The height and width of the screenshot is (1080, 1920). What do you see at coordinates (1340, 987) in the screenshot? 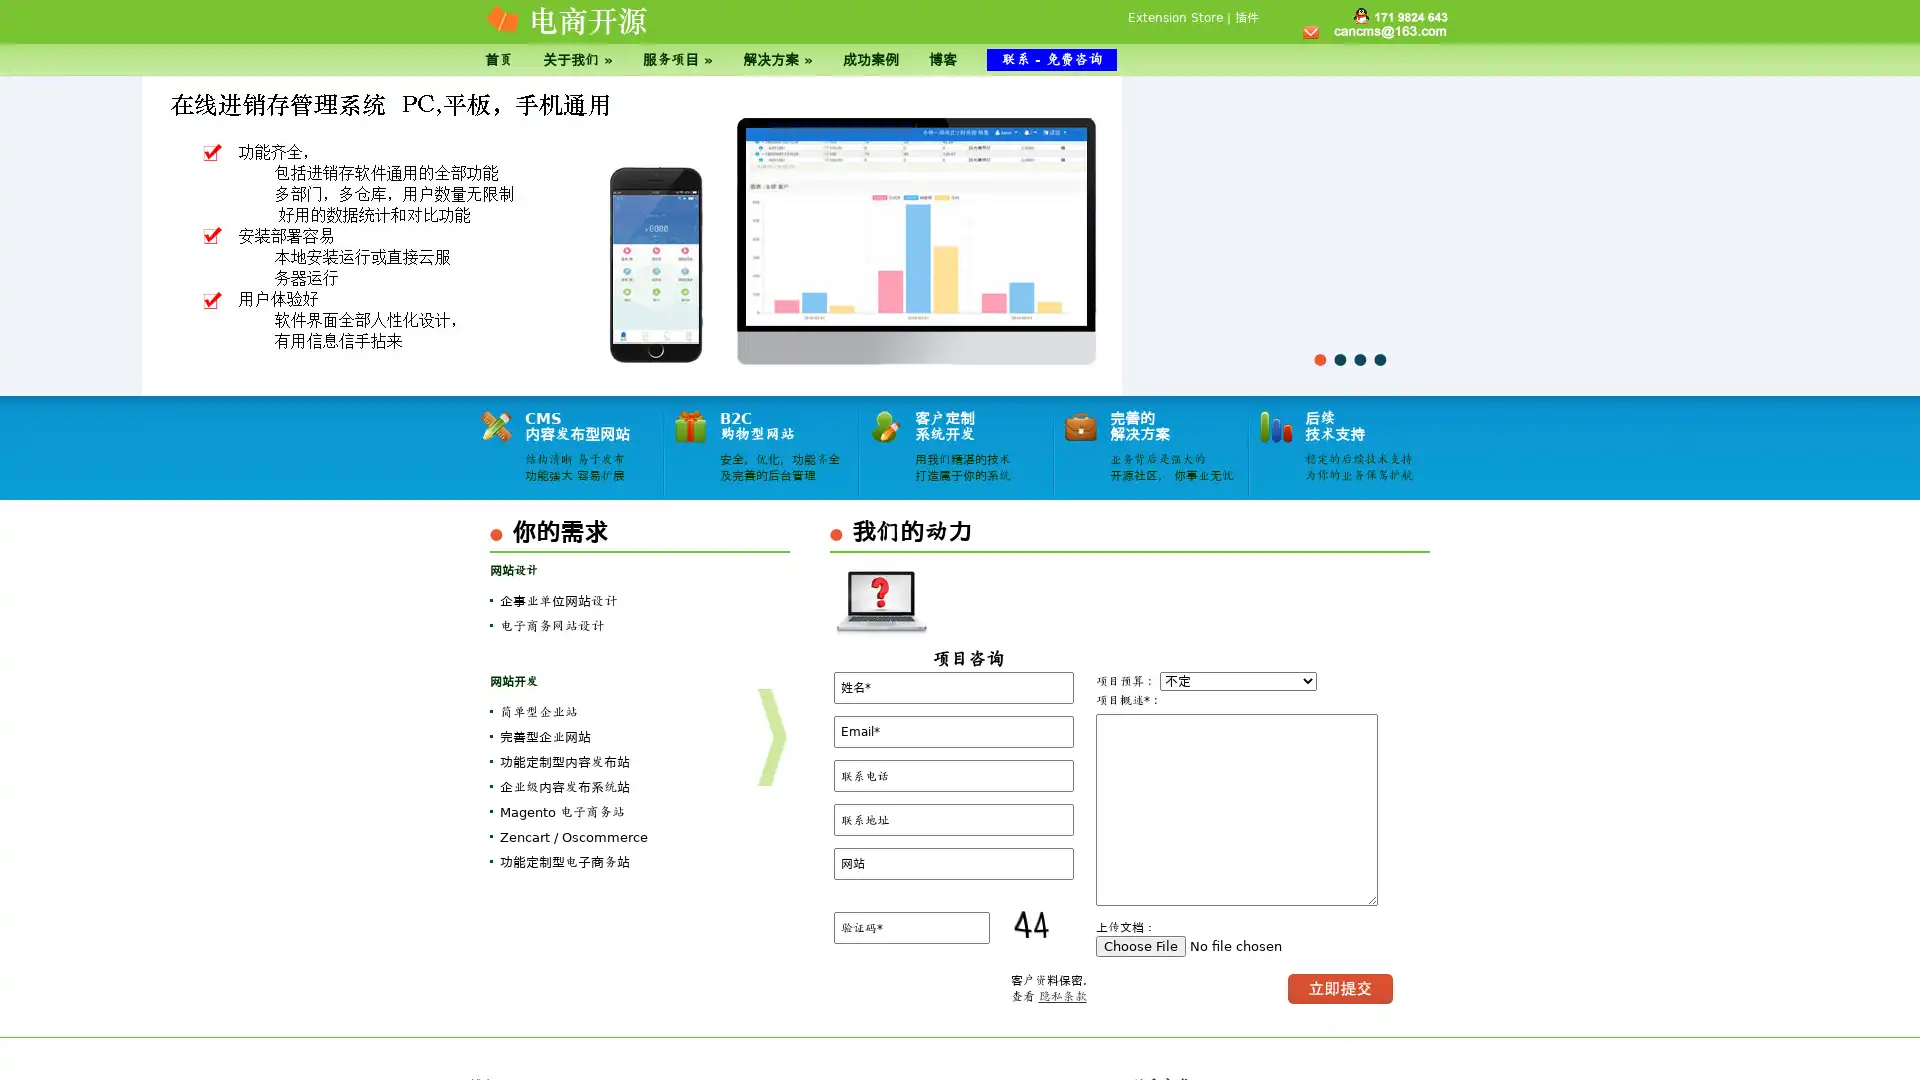
I see `Submit` at bounding box center [1340, 987].